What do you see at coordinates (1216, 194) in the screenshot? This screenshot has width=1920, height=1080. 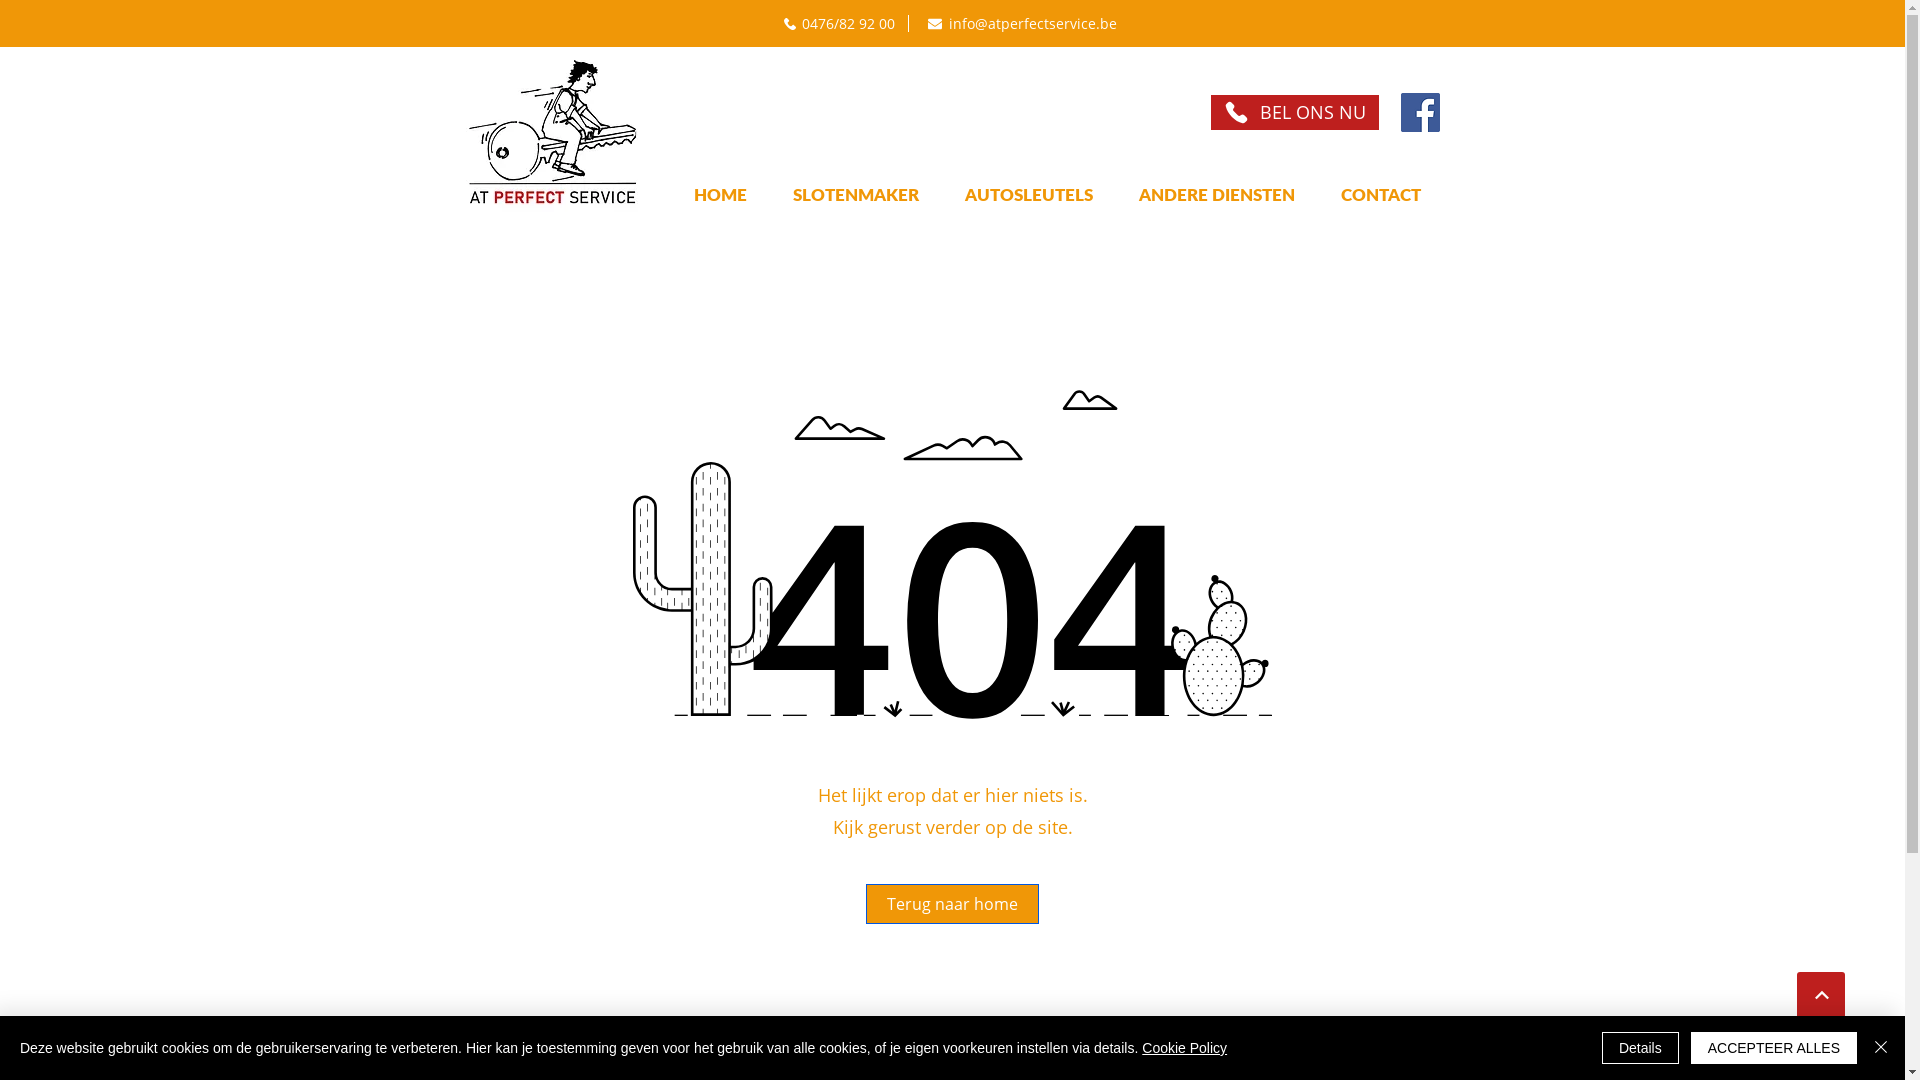 I see `'ANDERE DIENSTEN'` at bounding box center [1216, 194].